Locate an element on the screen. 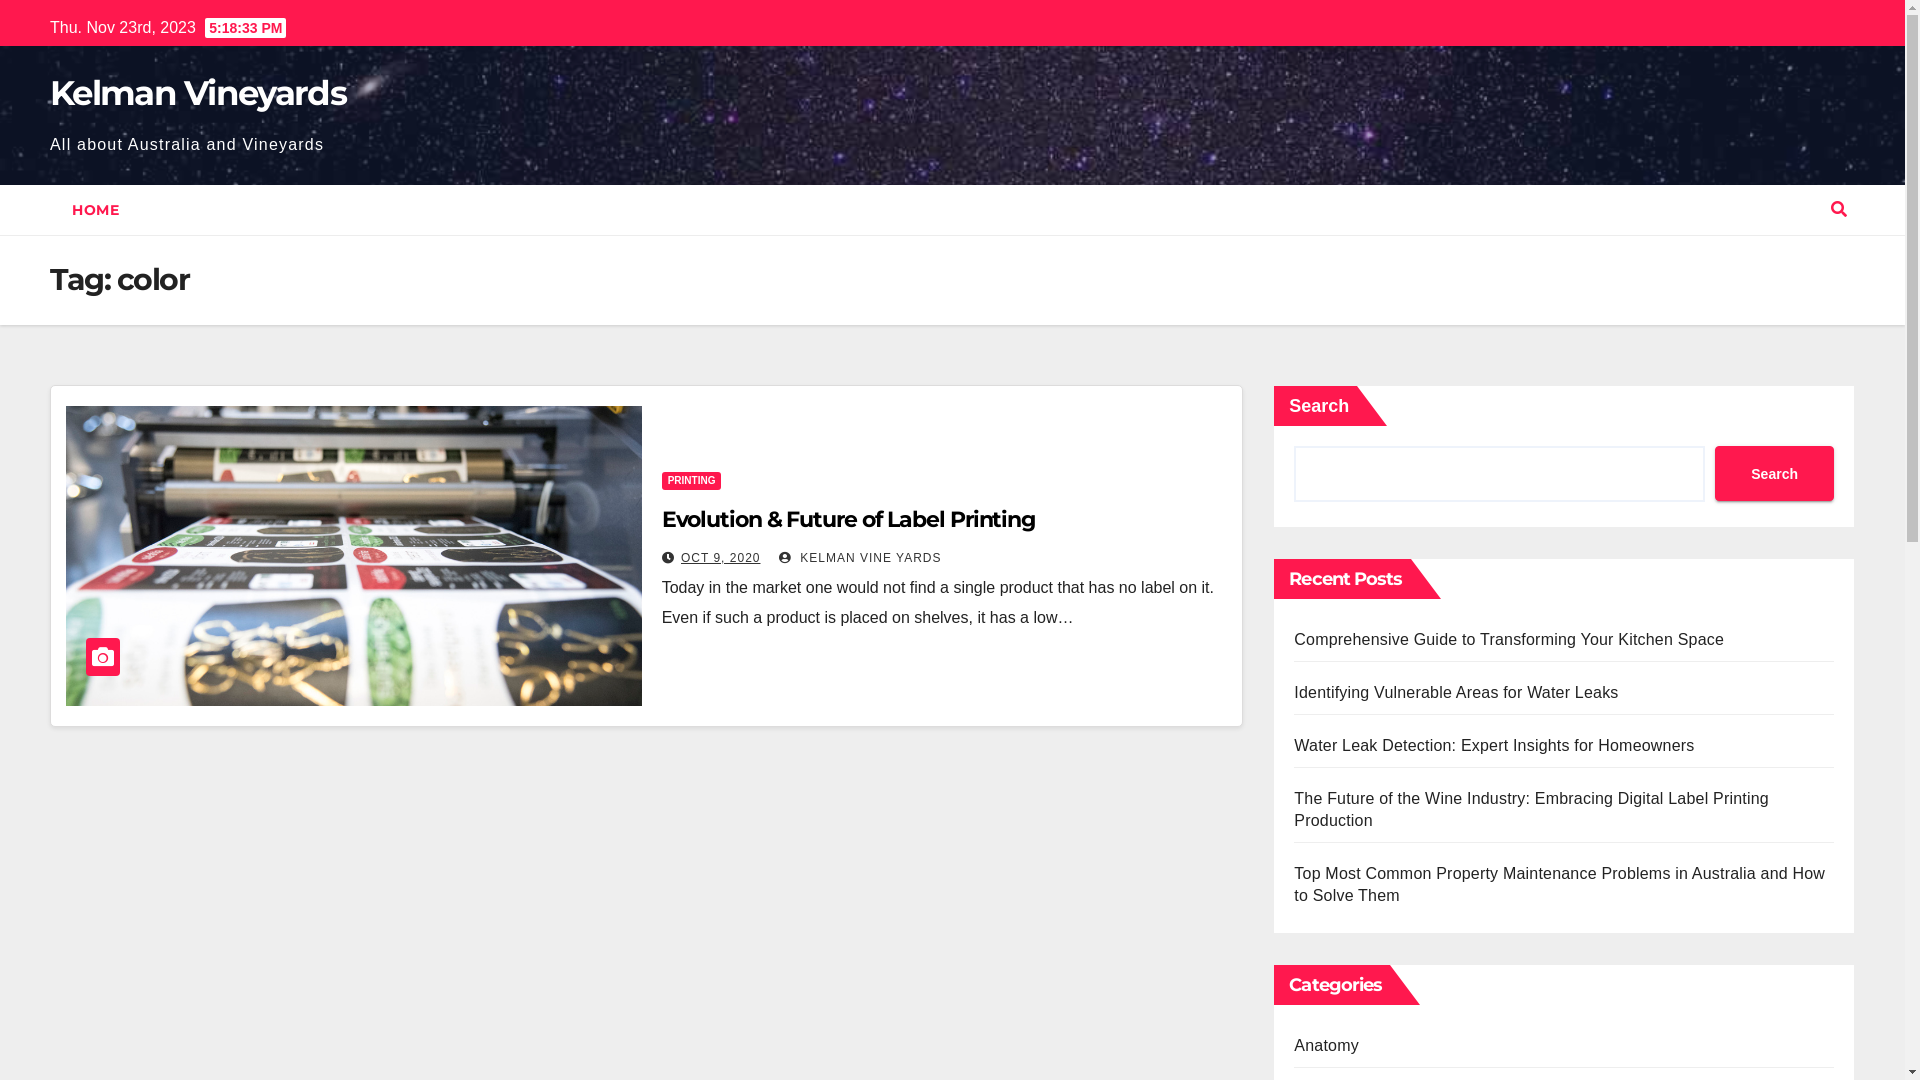 The image size is (1920, 1080). 'Water Leak Detection: Expert Insights for Homeowners' is located at coordinates (1493, 745).